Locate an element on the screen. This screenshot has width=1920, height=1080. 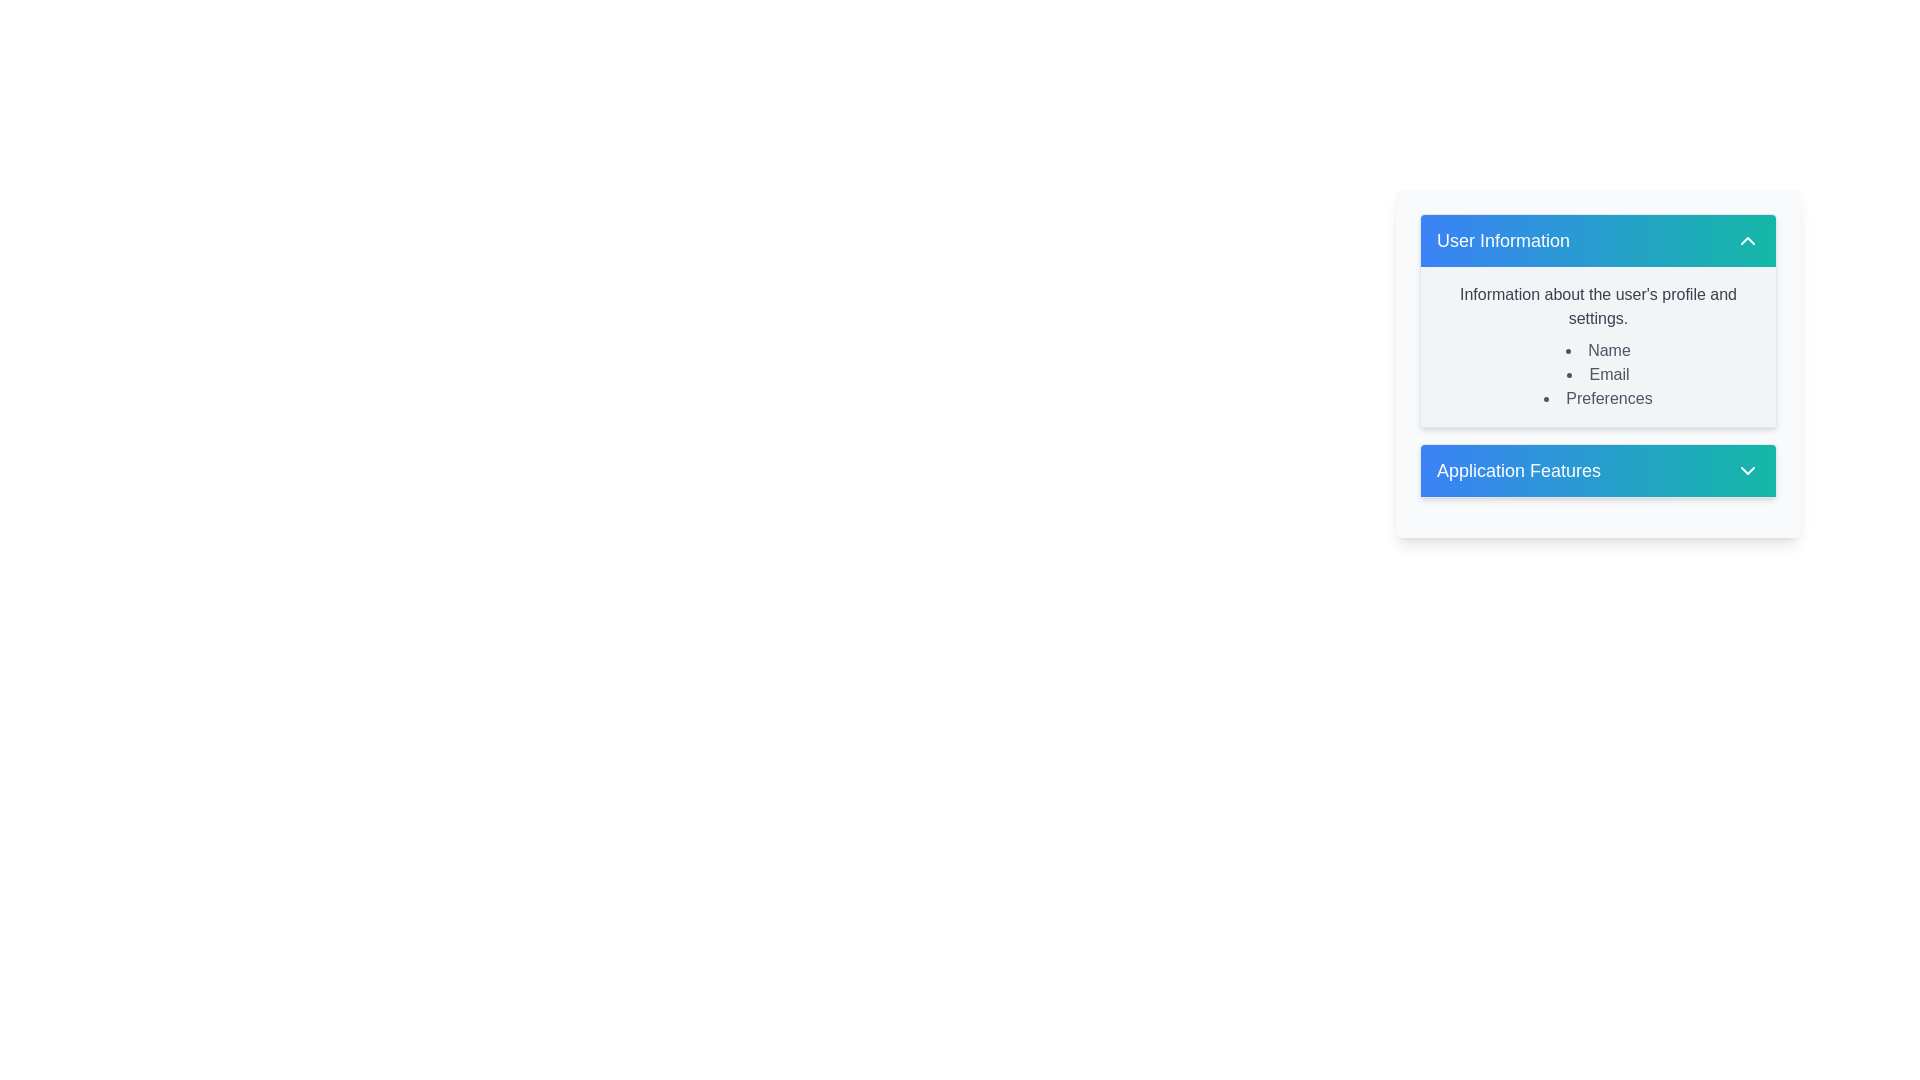
the downward-facing chevron icon, which is styled with a thin, rounded stroke in white, located on the right side of the 'User Information' header is located at coordinates (1746, 239).